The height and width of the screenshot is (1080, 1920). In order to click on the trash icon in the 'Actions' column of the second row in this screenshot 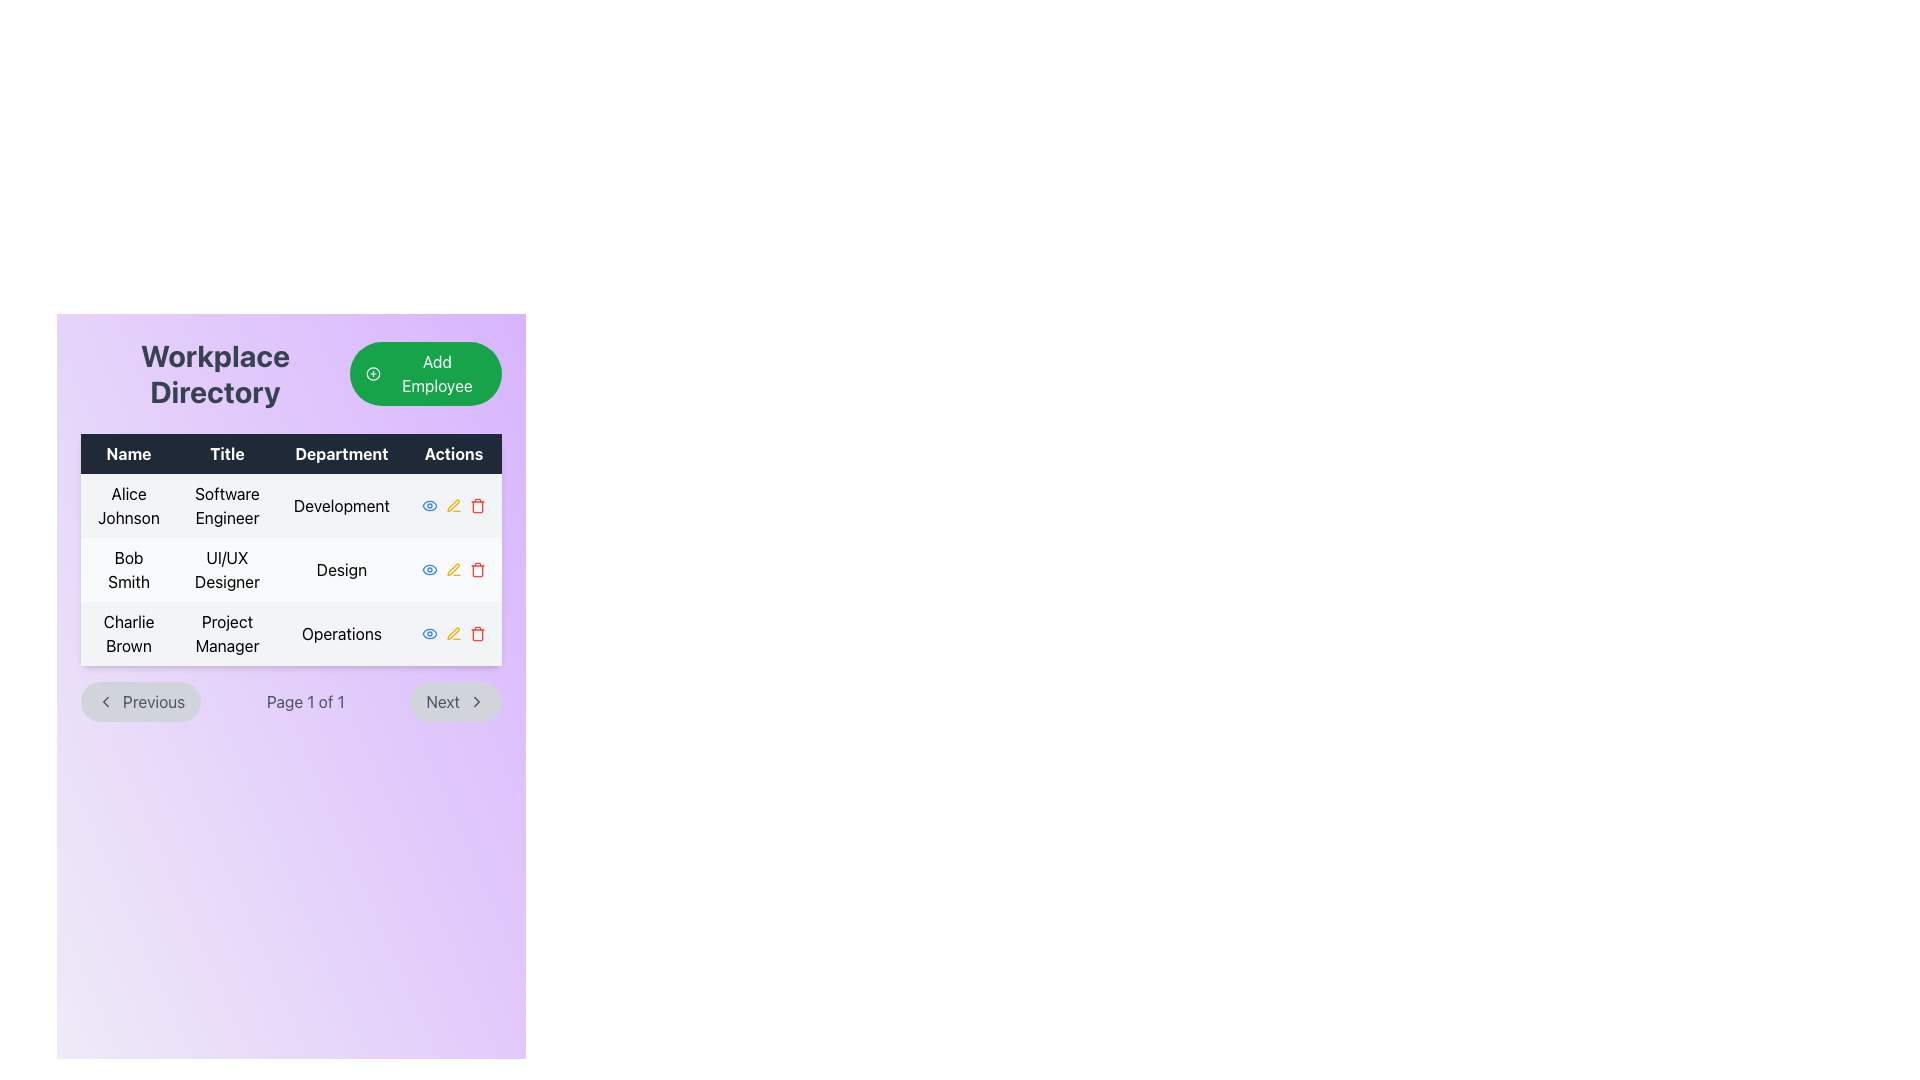, I will do `click(476, 504)`.